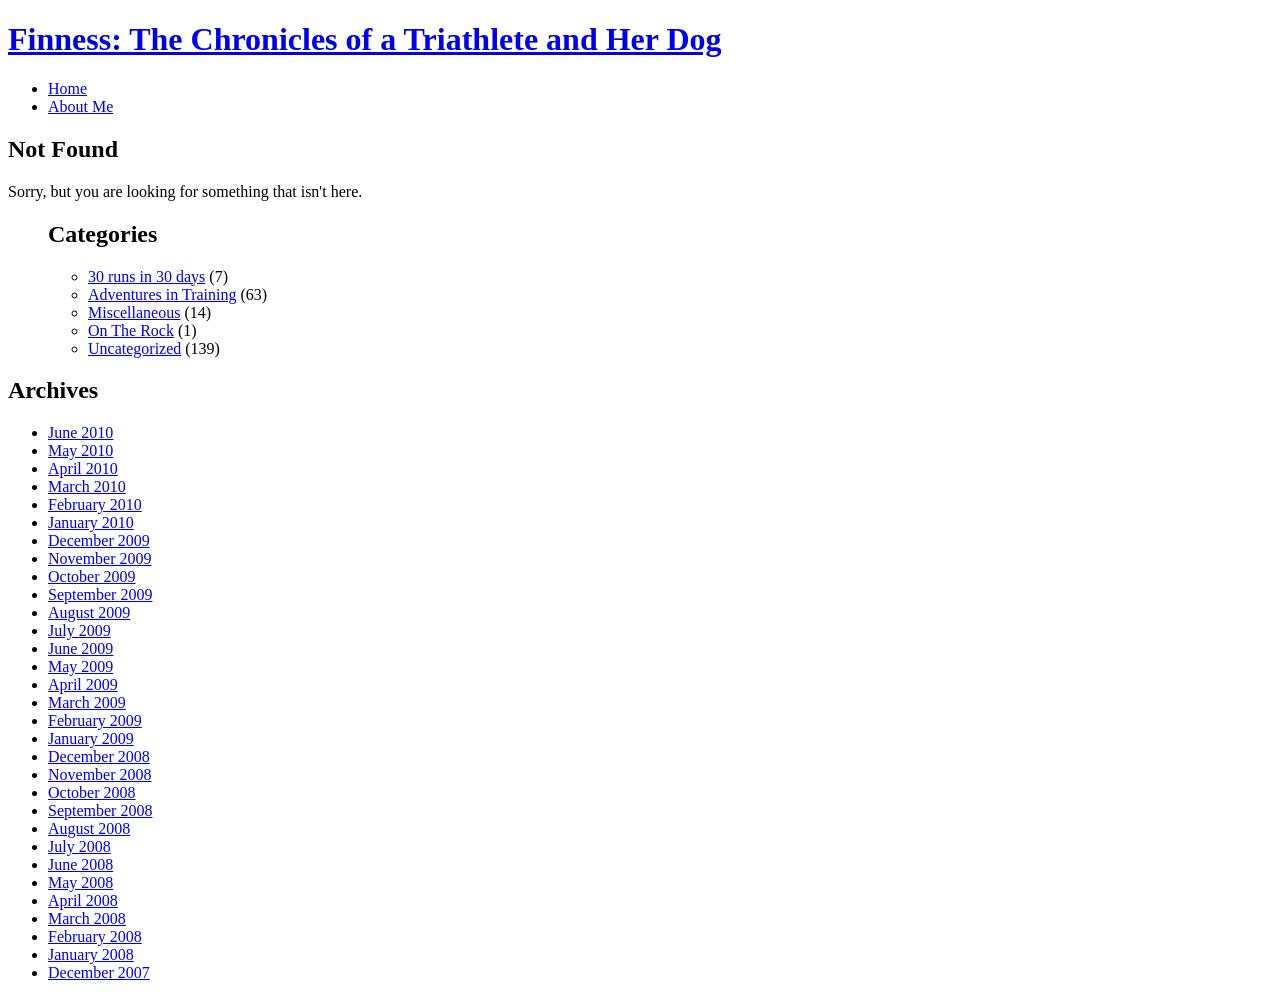 The height and width of the screenshot is (1000, 1280). I want to click on 'March 2010', so click(85, 485).